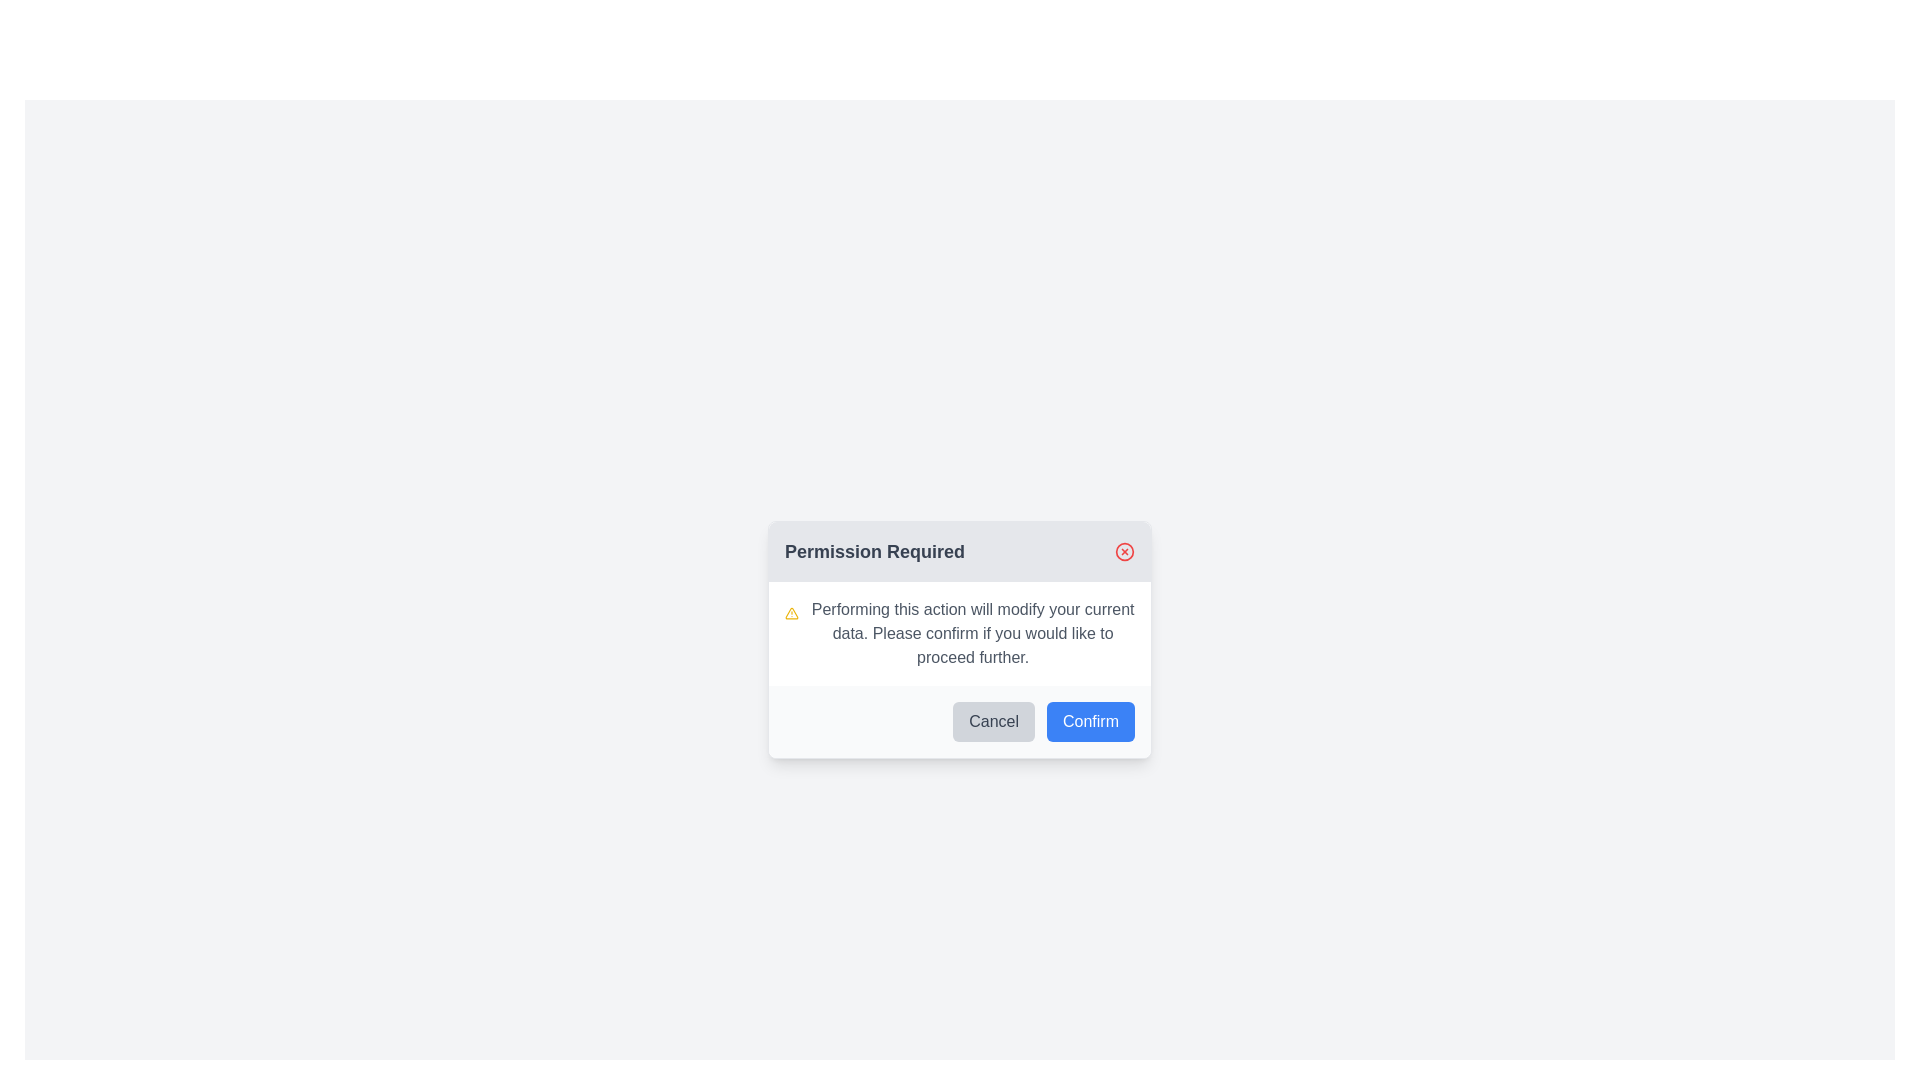  I want to click on the circular red outlined icon indicating 'X' for closing the dialog titled 'Permission Required' to trigger visual feedback, so click(1124, 551).